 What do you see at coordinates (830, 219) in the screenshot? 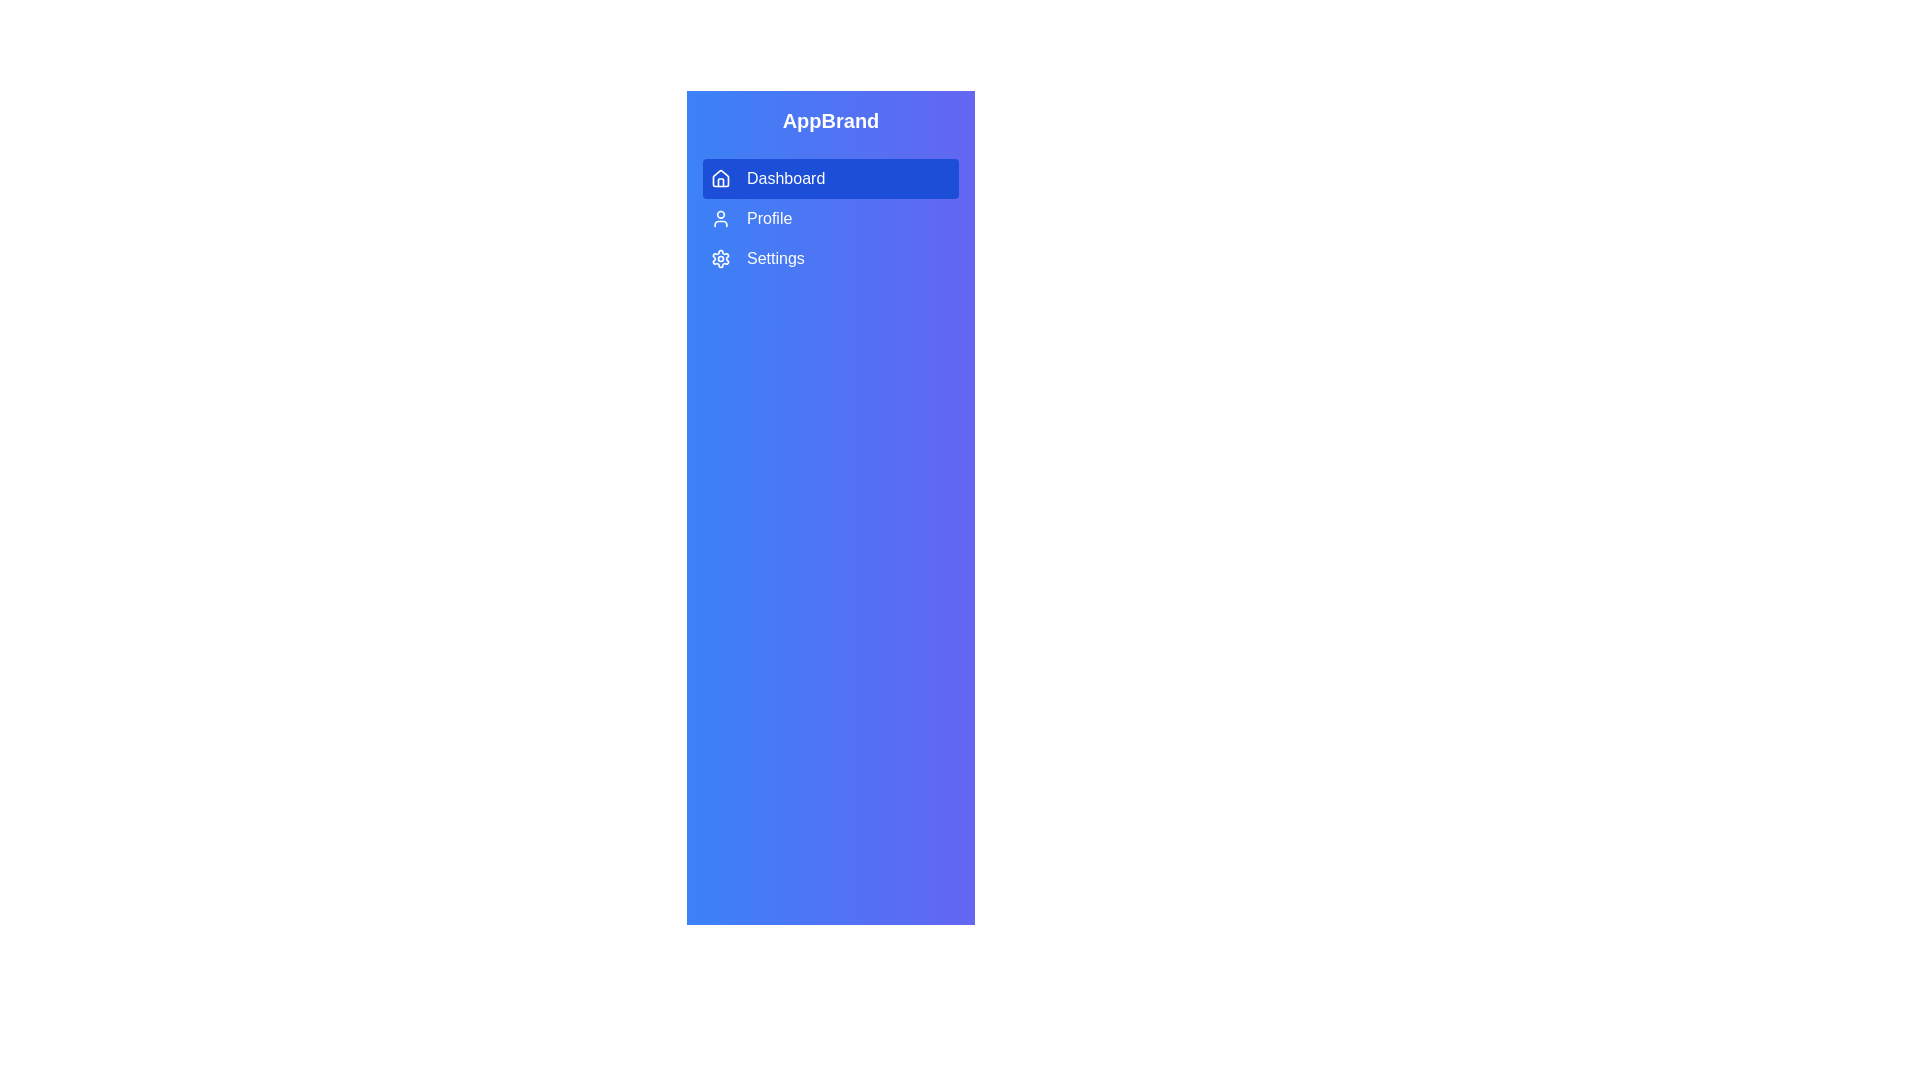
I see `the 'Profile' menu item in the vertical navigation menu` at bounding box center [830, 219].